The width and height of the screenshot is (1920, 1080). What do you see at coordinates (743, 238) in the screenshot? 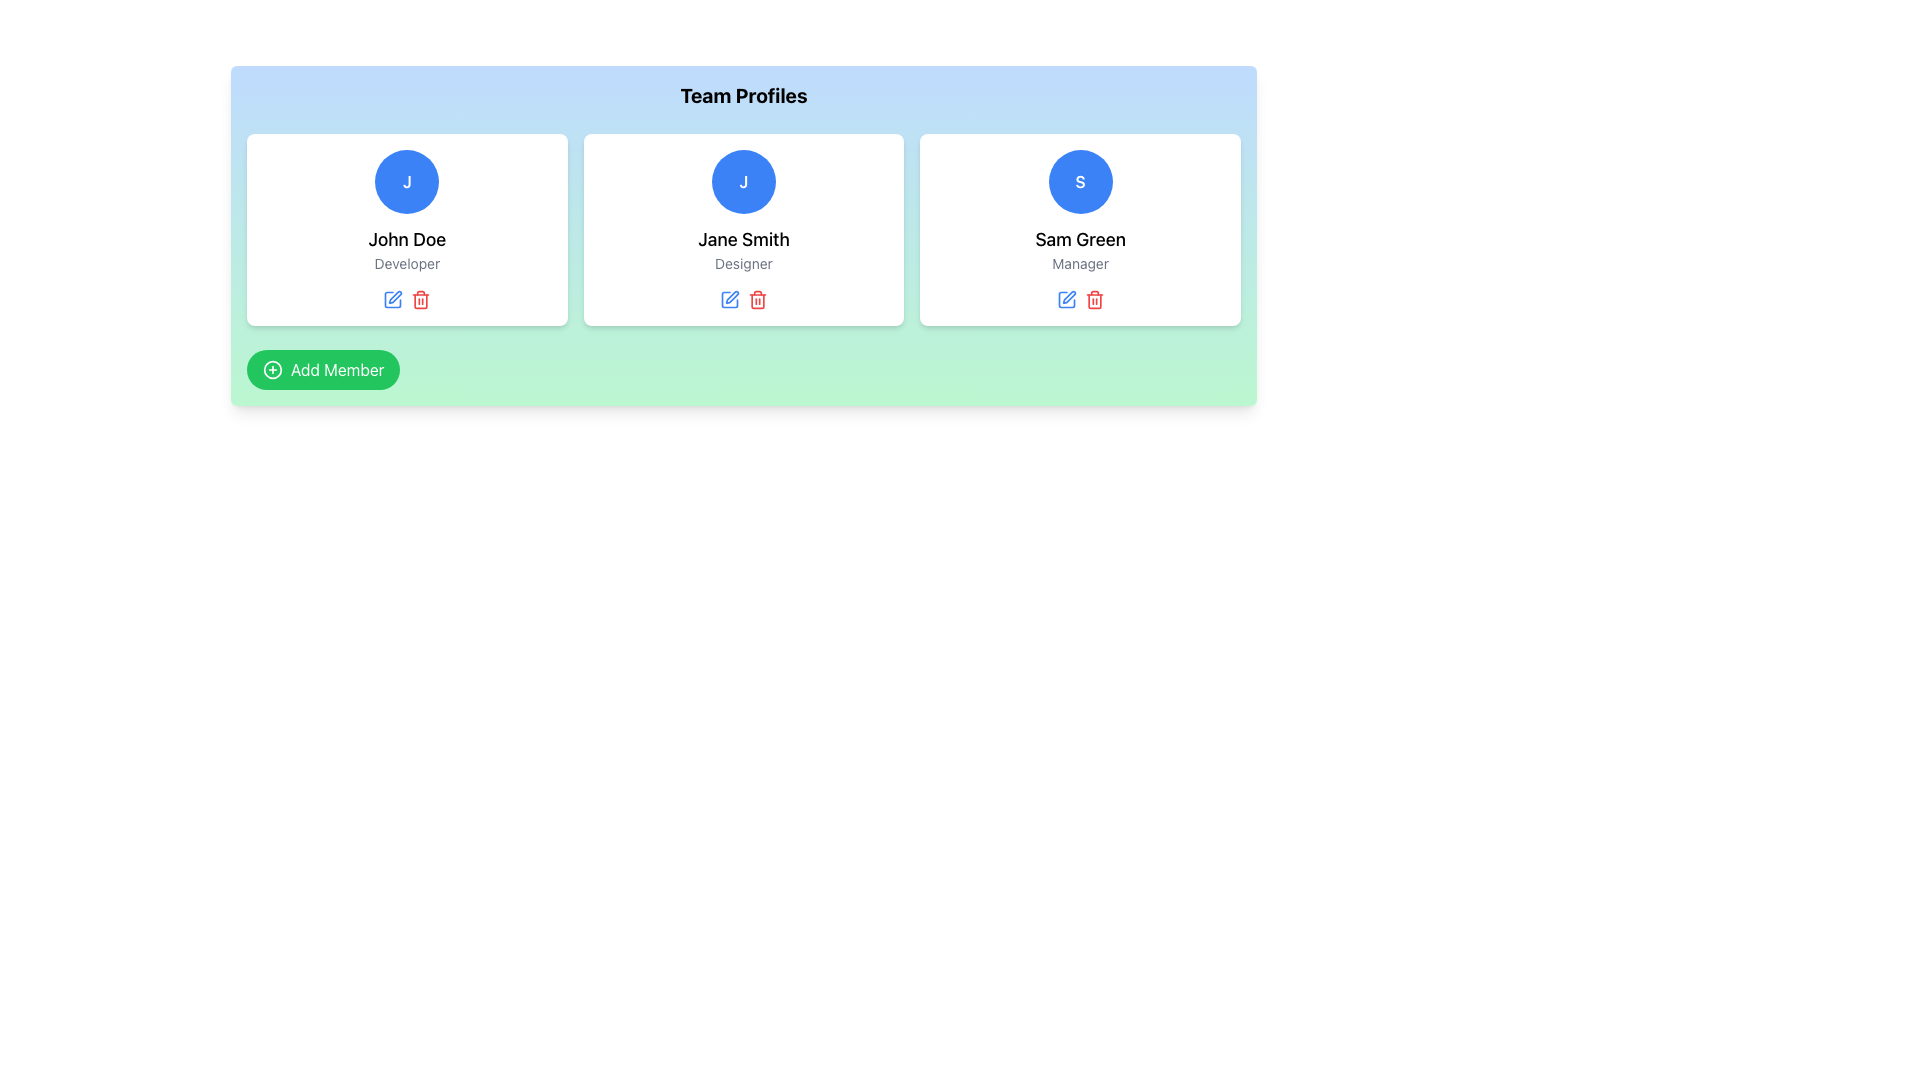
I see `the text label displaying 'Jane Smith', which is centrally positioned in the middle card of the 'Team Profiles' section` at bounding box center [743, 238].